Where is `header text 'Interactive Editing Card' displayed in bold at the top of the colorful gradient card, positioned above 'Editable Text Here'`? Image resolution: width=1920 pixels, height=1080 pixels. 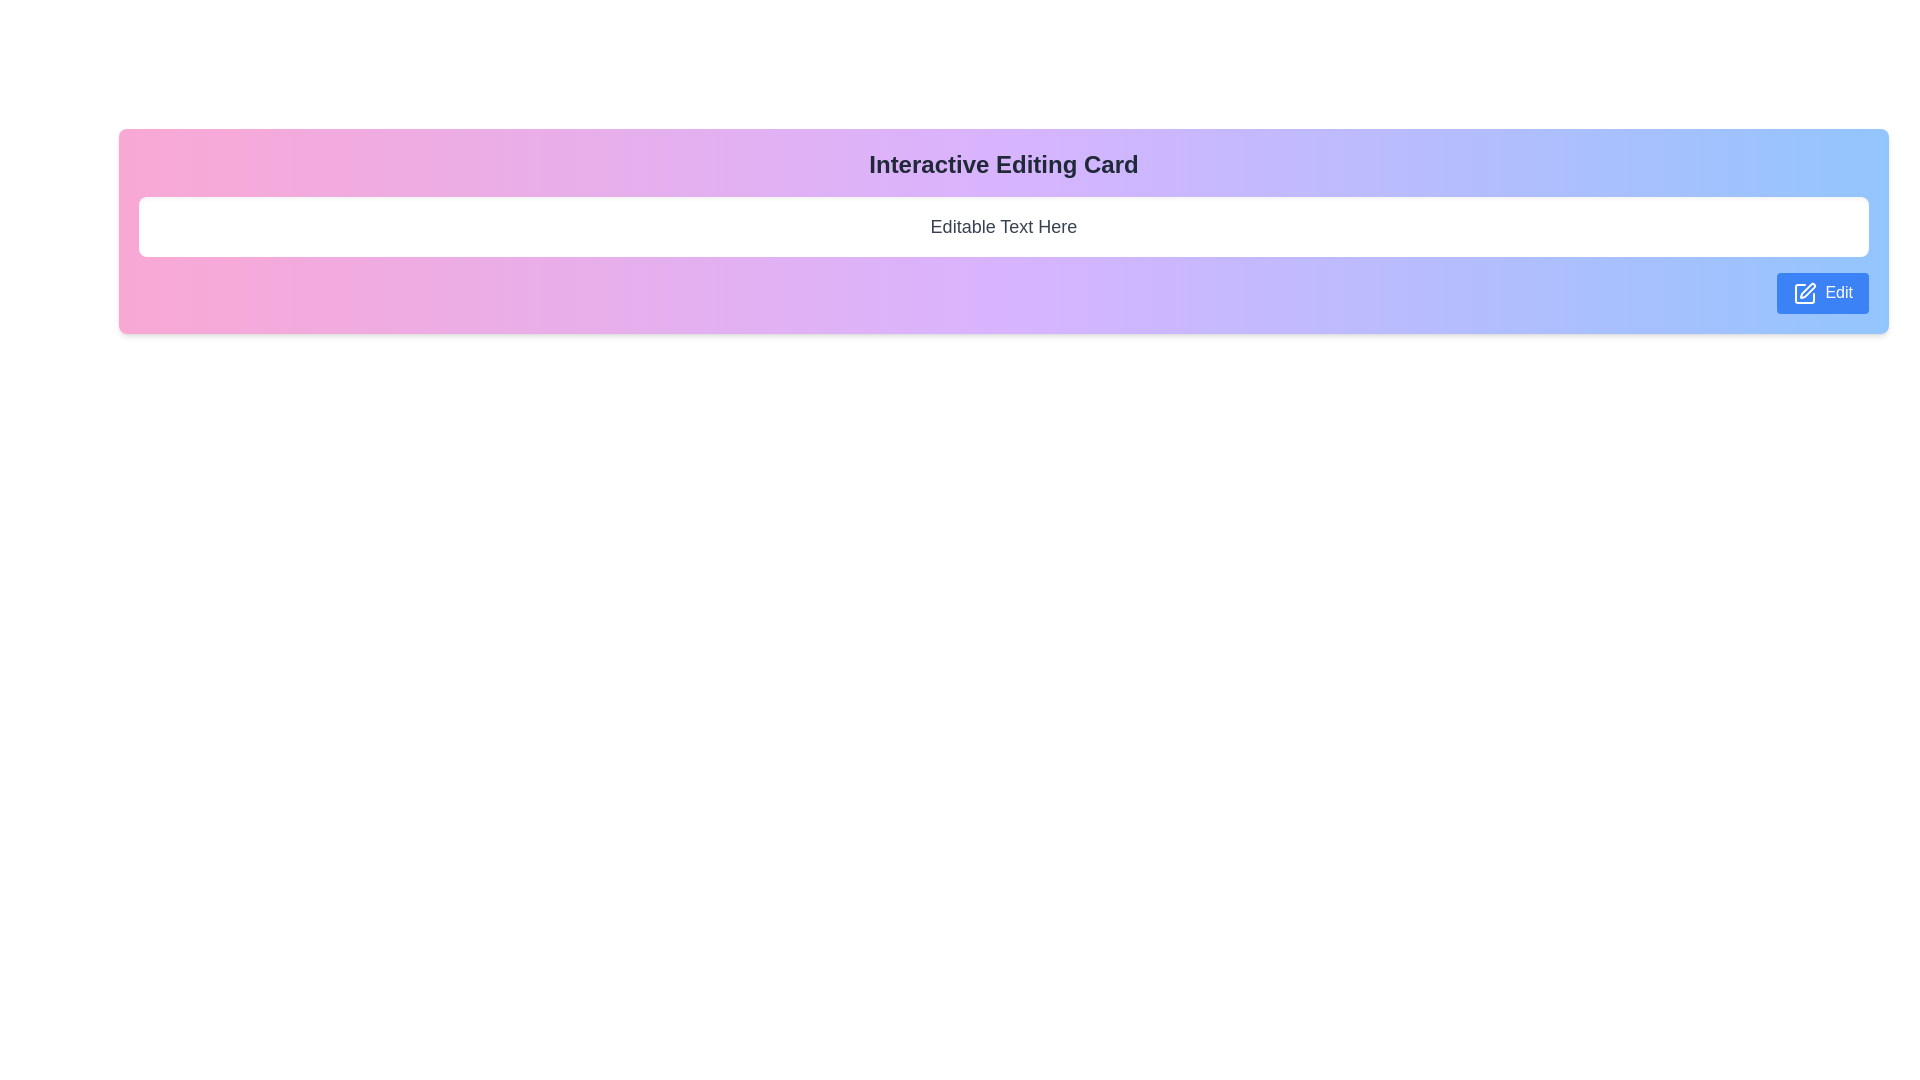 header text 'Interactive Editing Card' displayed in bold at the top of the colorful gradient card, positioned above 'Editable Text Here' is located at coordinates (1003, 164).